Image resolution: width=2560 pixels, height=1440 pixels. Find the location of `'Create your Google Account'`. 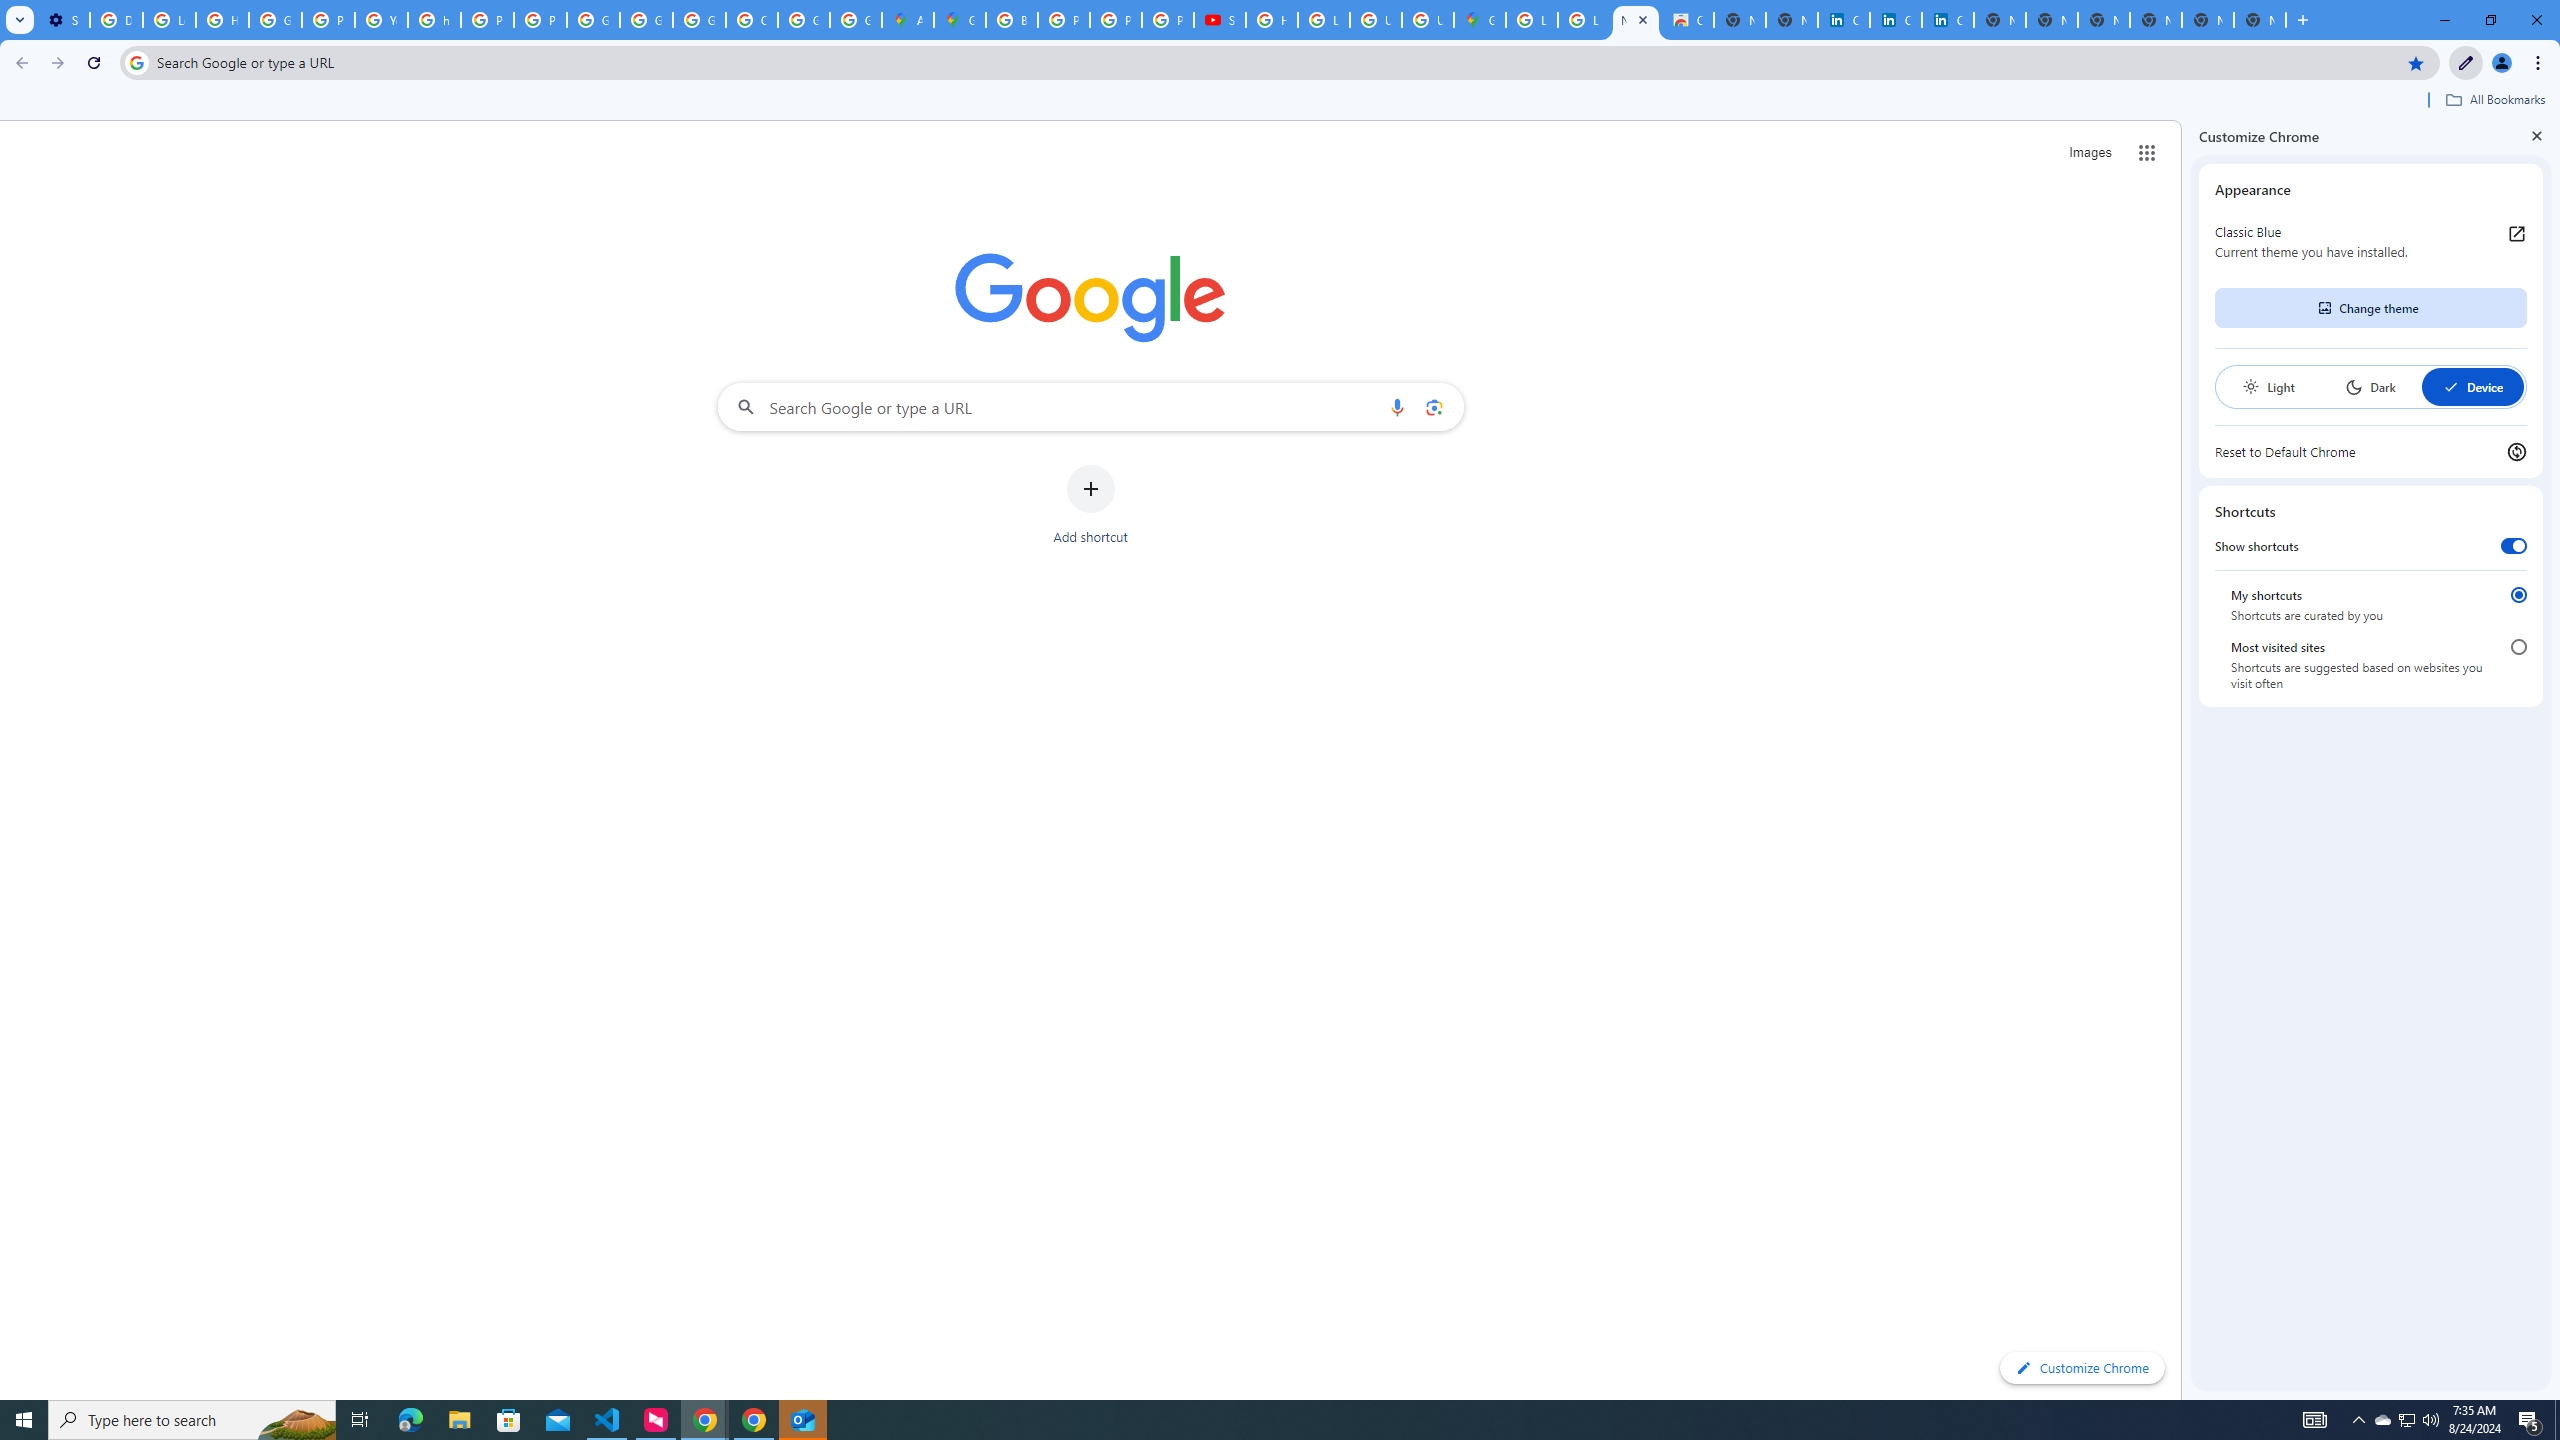

'Create your Google Account' is located at coordinates (750, 19).